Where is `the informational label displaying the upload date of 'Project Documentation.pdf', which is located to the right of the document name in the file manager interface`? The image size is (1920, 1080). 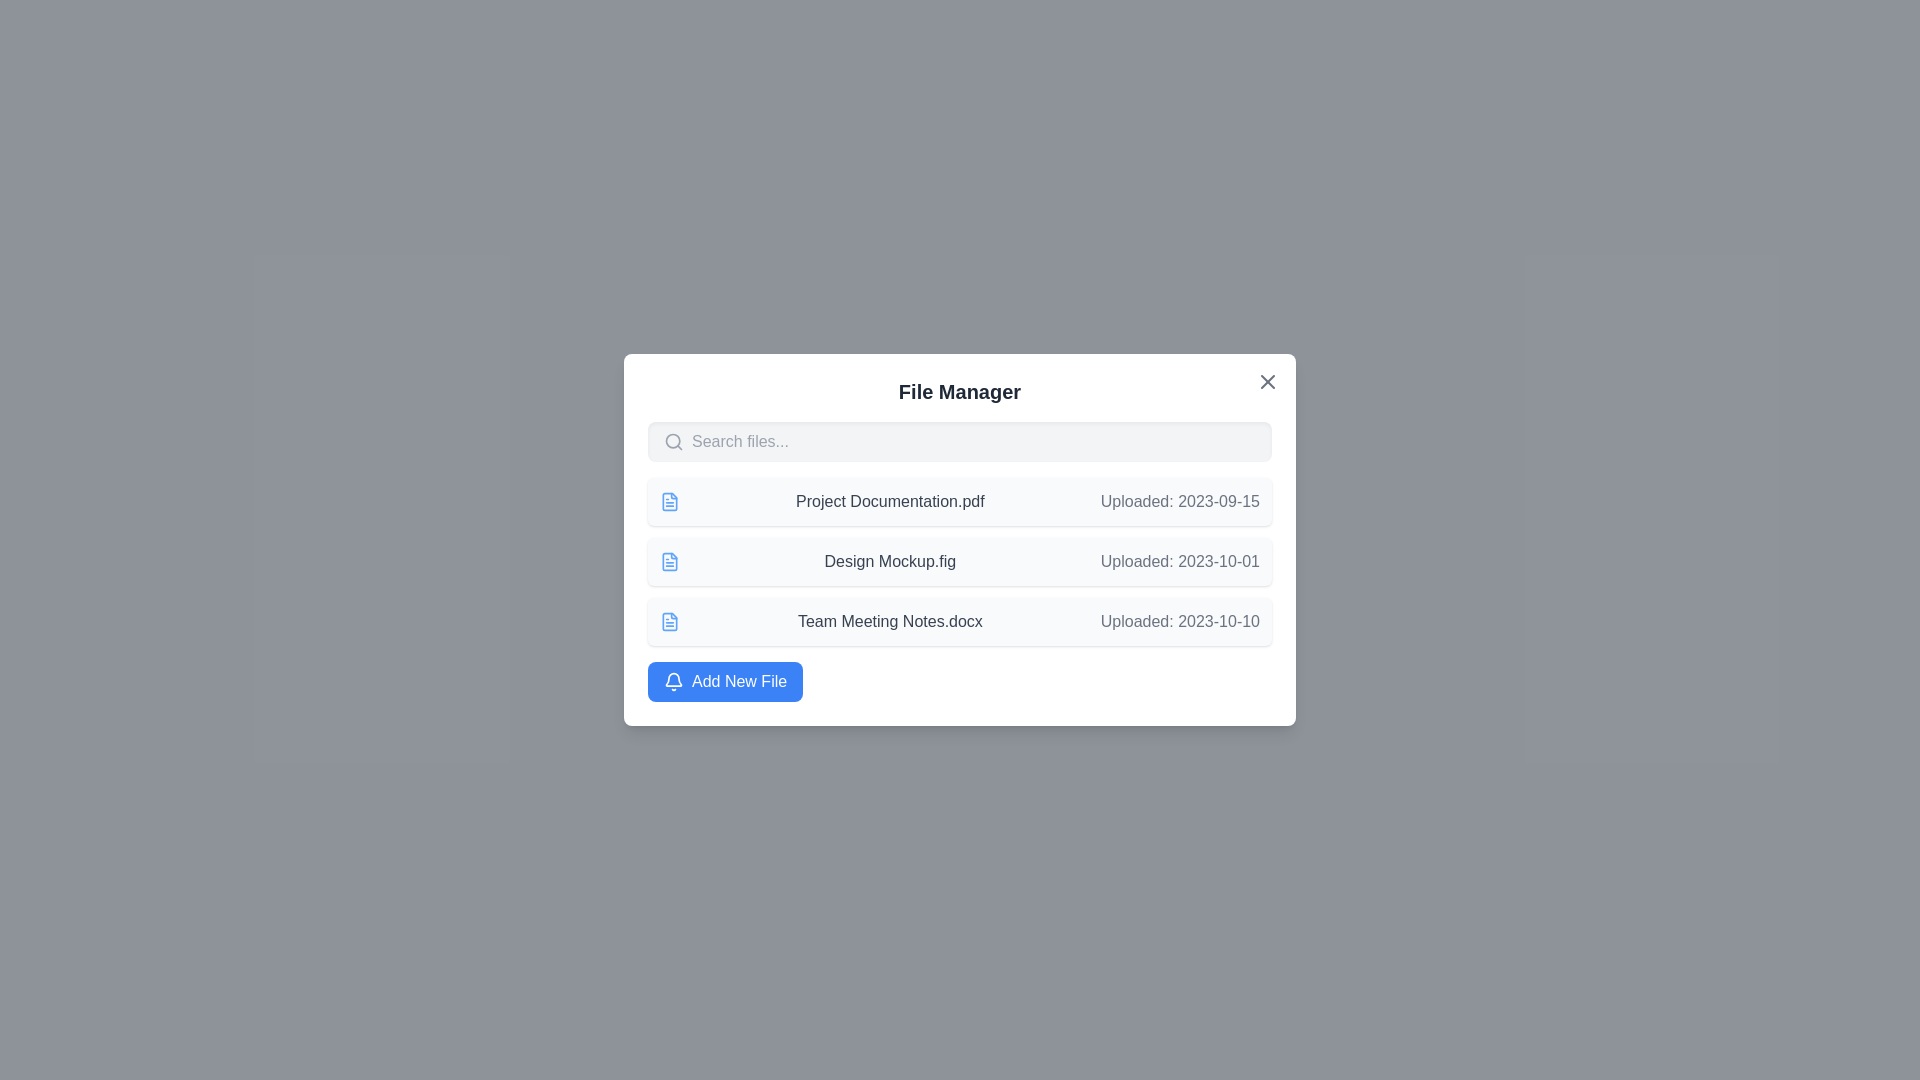
the informational label displaying the upload date of 'Project Documentation.pdf', which is located to the right of the document name in the file manager interface is located at coordinates (1180, 500).